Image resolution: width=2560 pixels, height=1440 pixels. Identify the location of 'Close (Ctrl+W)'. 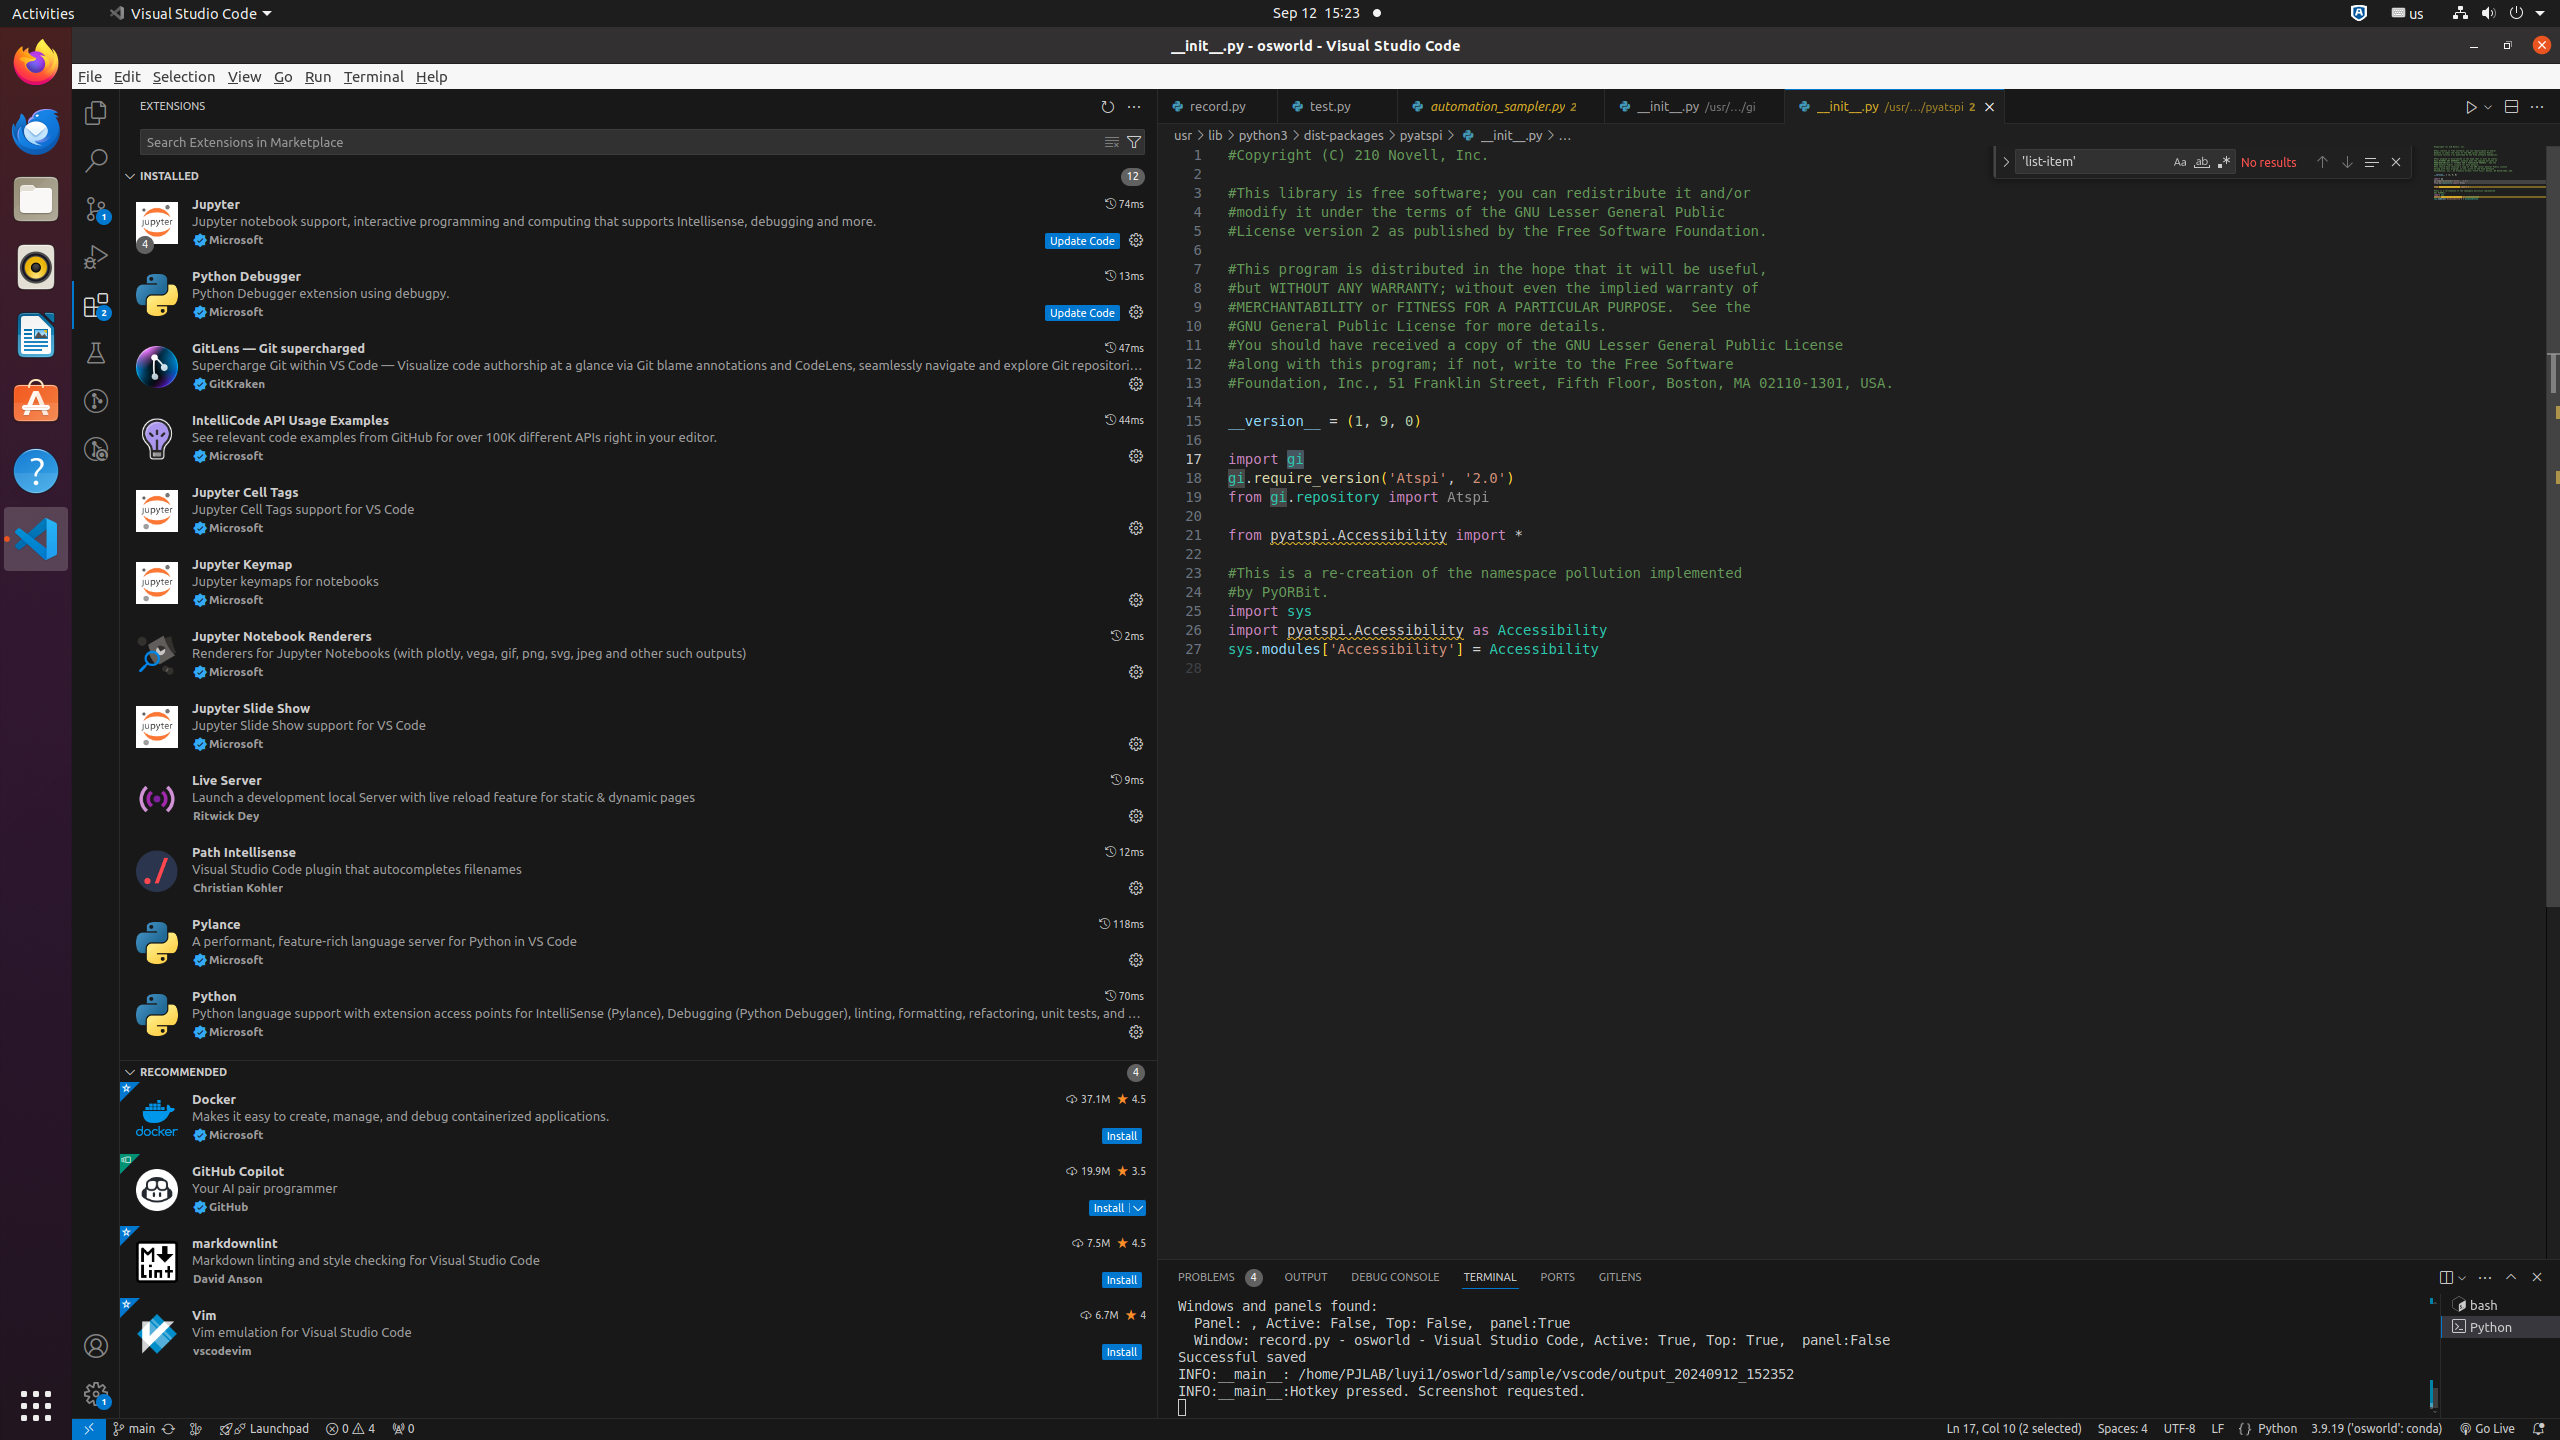
(1989, 106).